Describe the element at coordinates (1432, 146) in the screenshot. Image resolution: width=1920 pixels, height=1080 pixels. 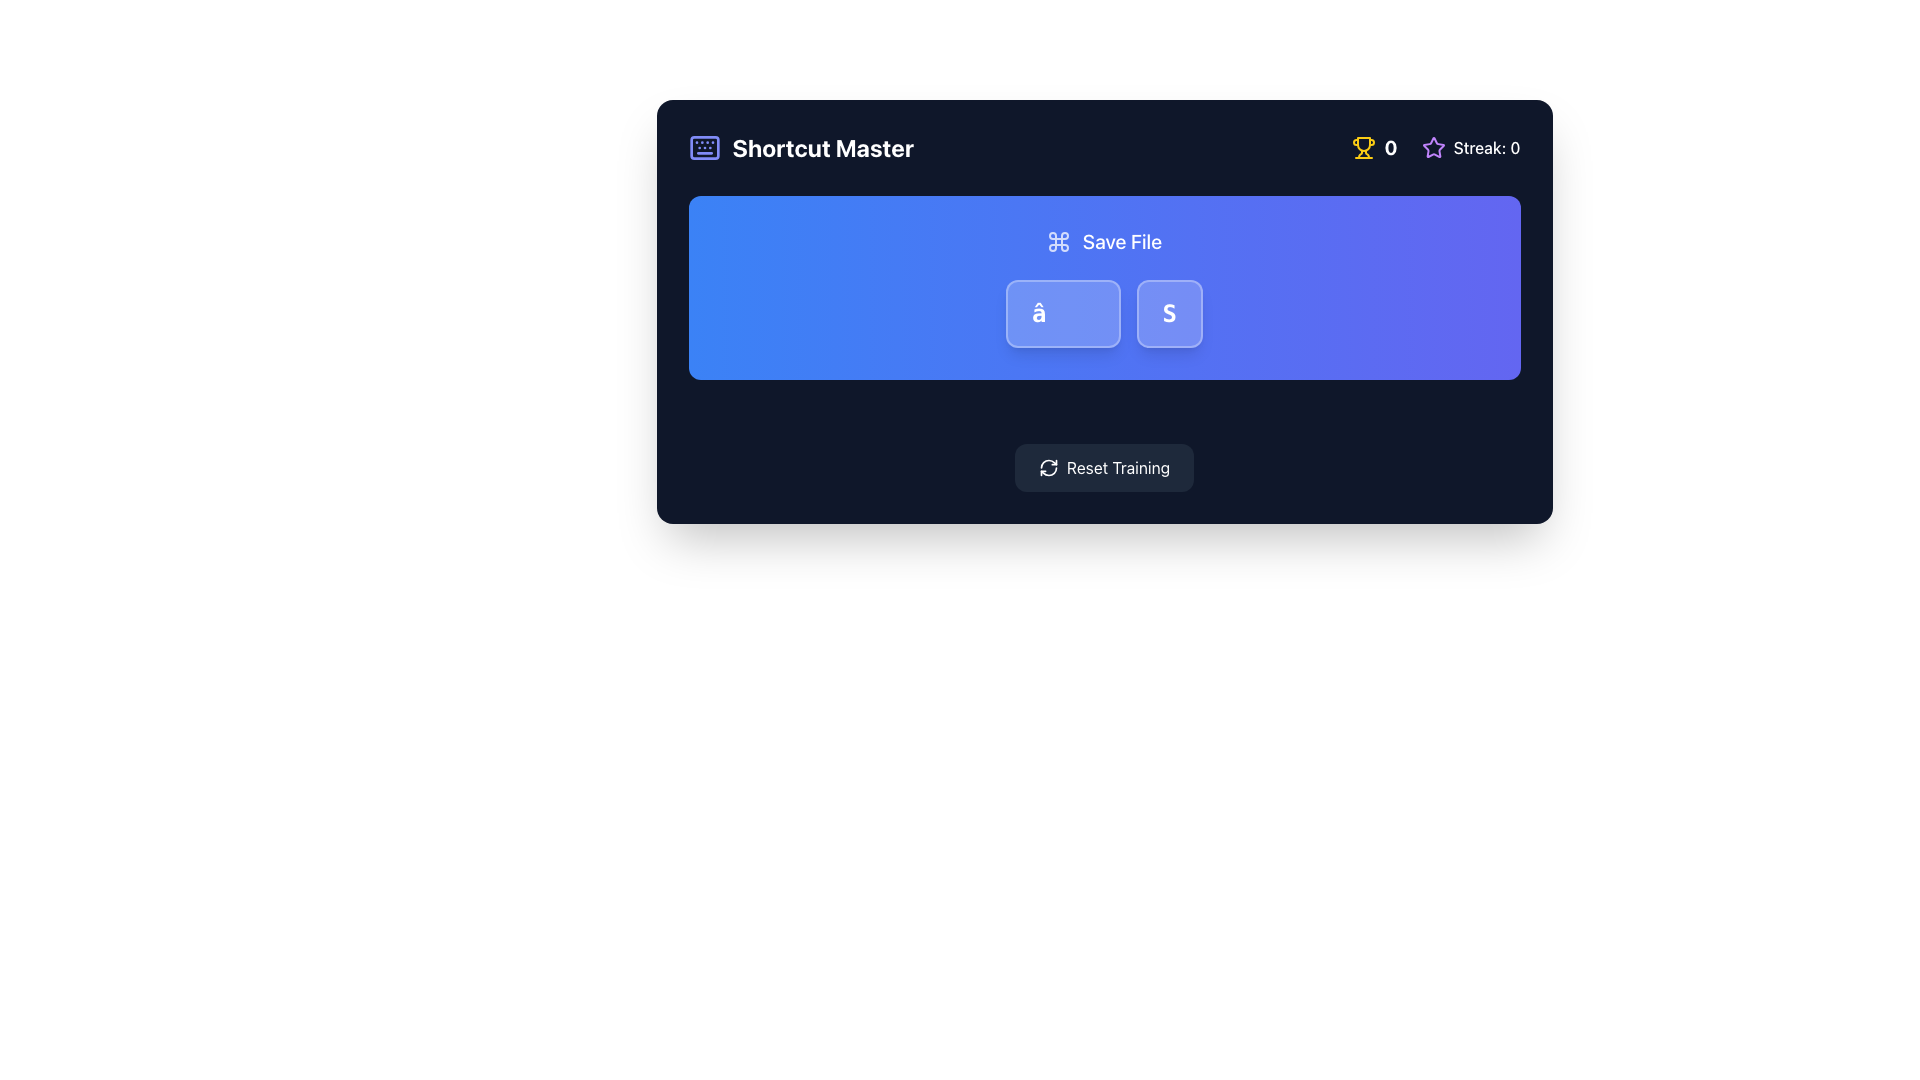
I see `the visual state of the star-shaped icon with a purple outline located in the top-right corner of the application interface, positioned to the left of the numerical streak indicator` at that location.